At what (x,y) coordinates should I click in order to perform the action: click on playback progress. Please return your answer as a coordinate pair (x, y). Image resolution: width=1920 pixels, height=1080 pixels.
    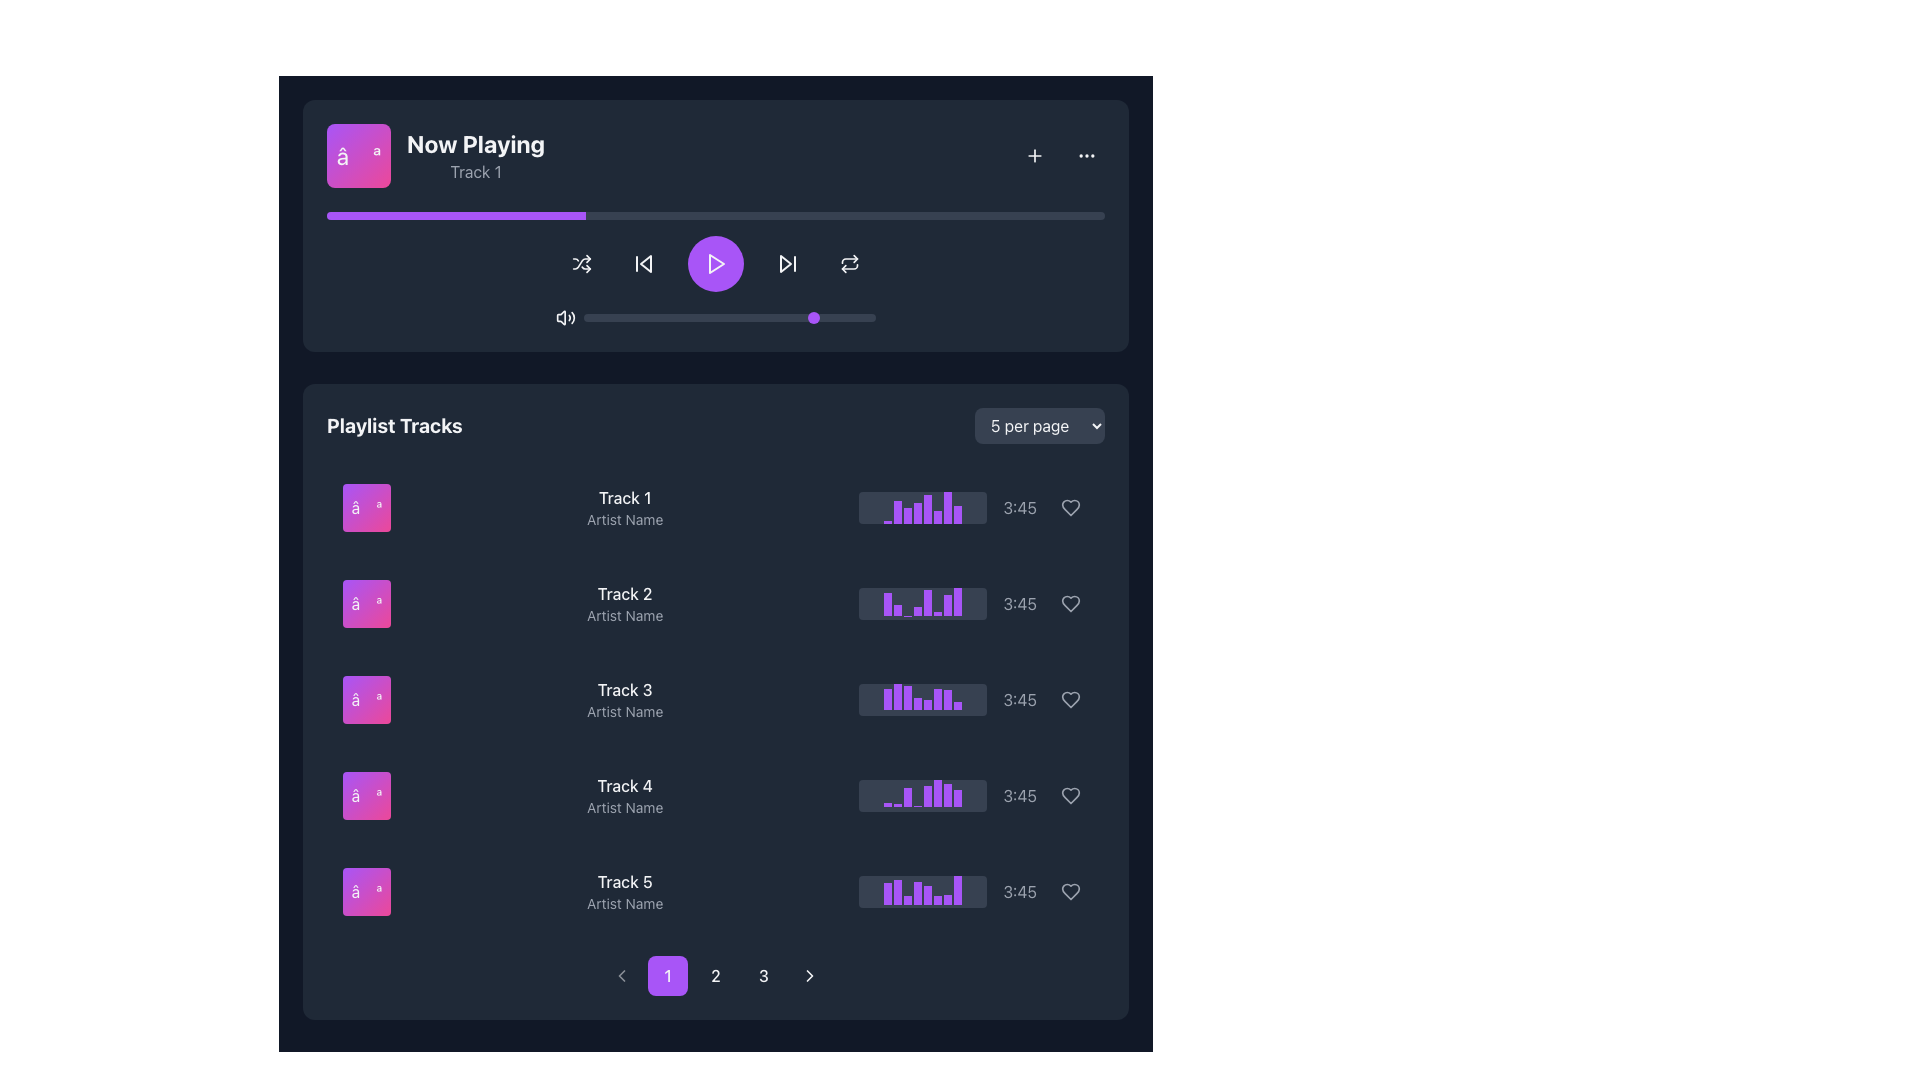
    Looking at the image, I should click on (544, 216).